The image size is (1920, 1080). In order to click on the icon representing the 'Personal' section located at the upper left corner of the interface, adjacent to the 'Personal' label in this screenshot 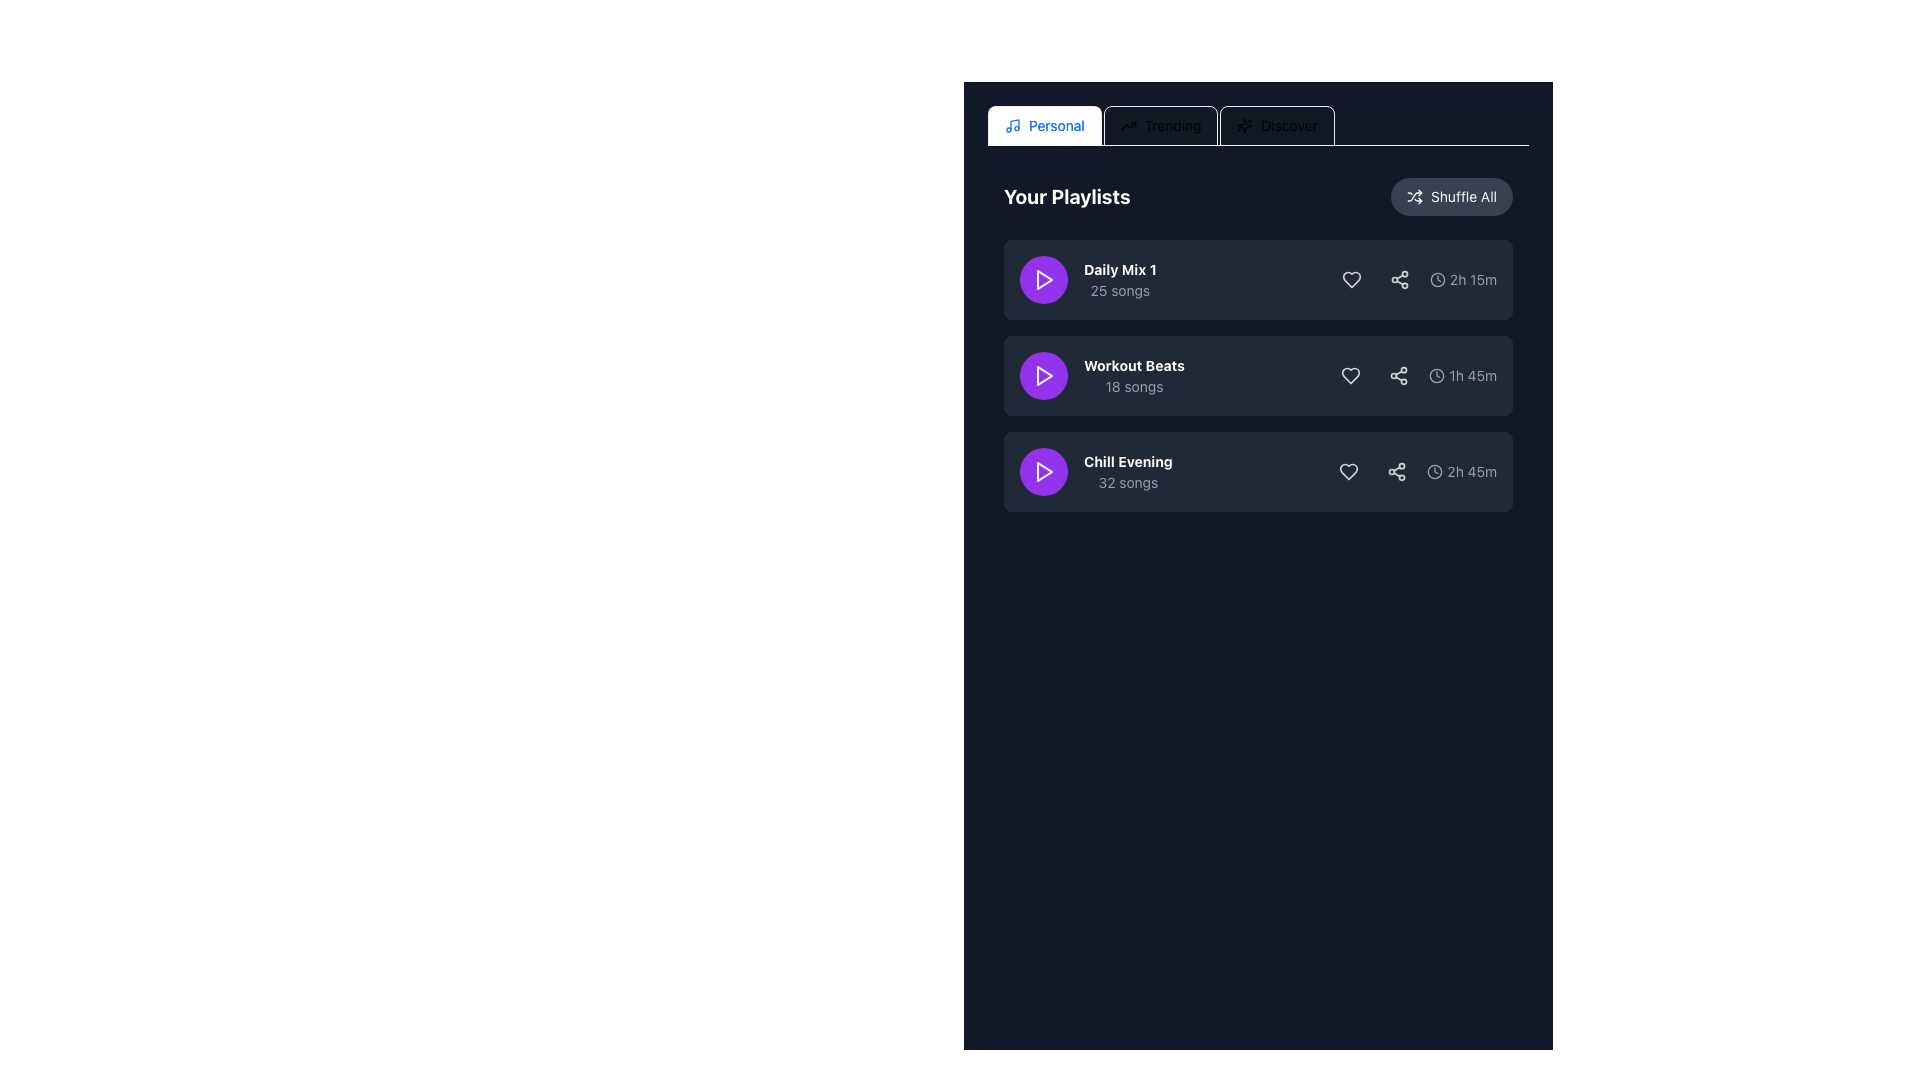, I will do `click(1012, 126)`.